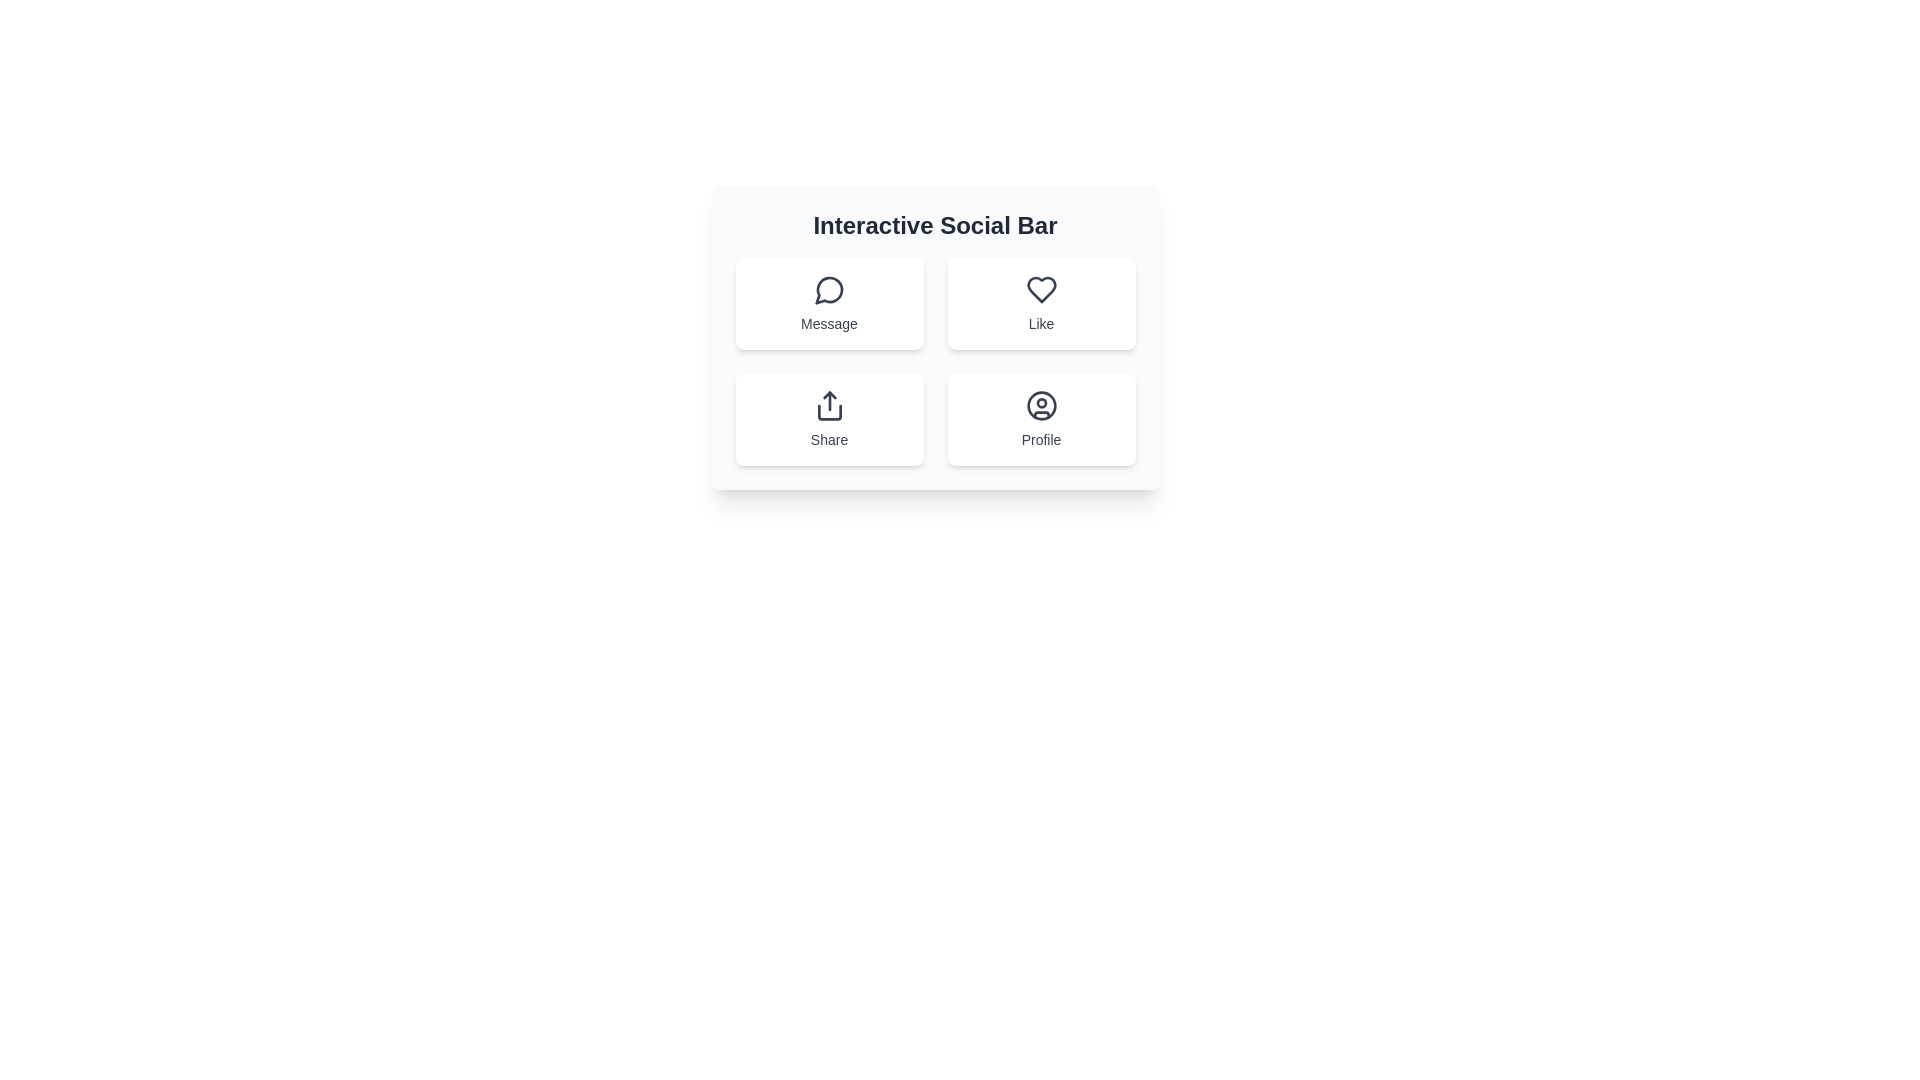  I want to click on the user profile icon located in the bottom-right tile of the card interface, which is labeled 'Profile', so click(1040, 405).